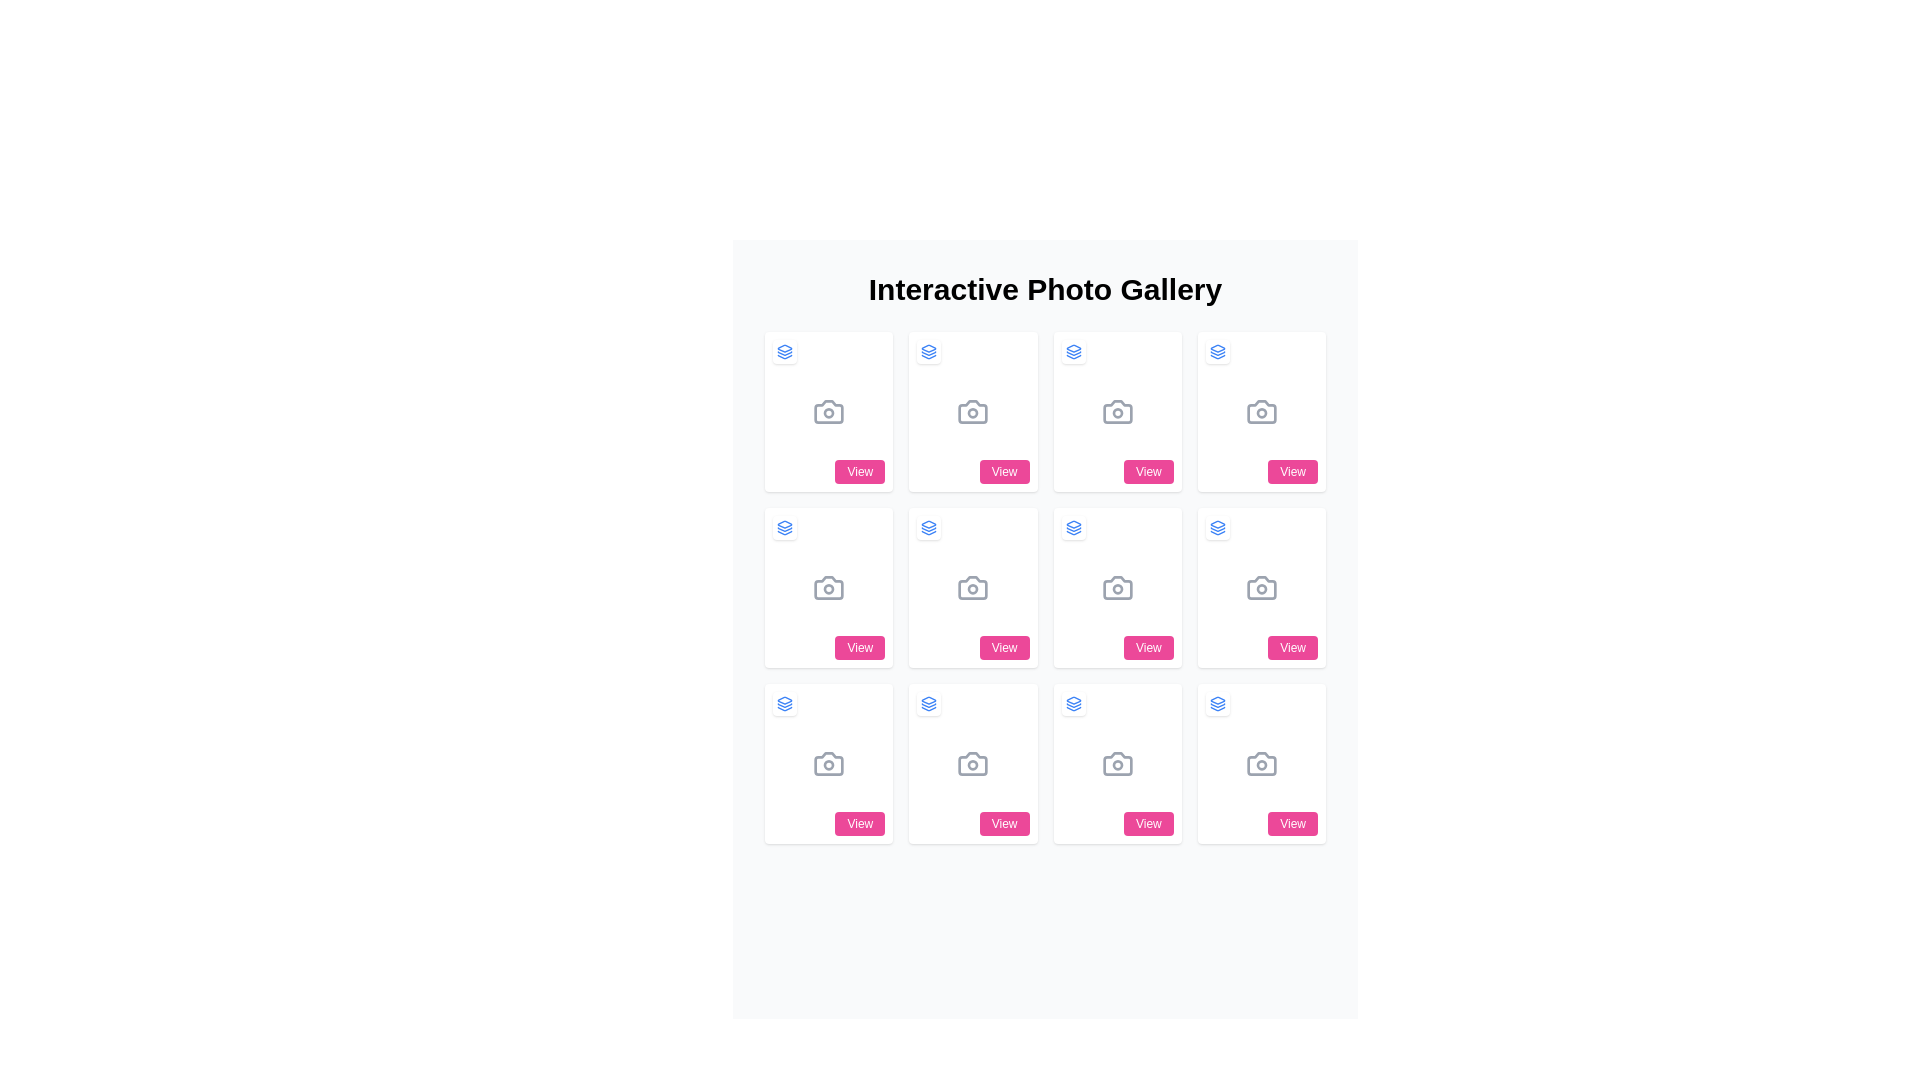  Describe the element at coordinates (973, 586) in the screenshot. I see `the decorative vector graphic of the camera icon, which is part of the interactive photo gallery grid layout` at that location.